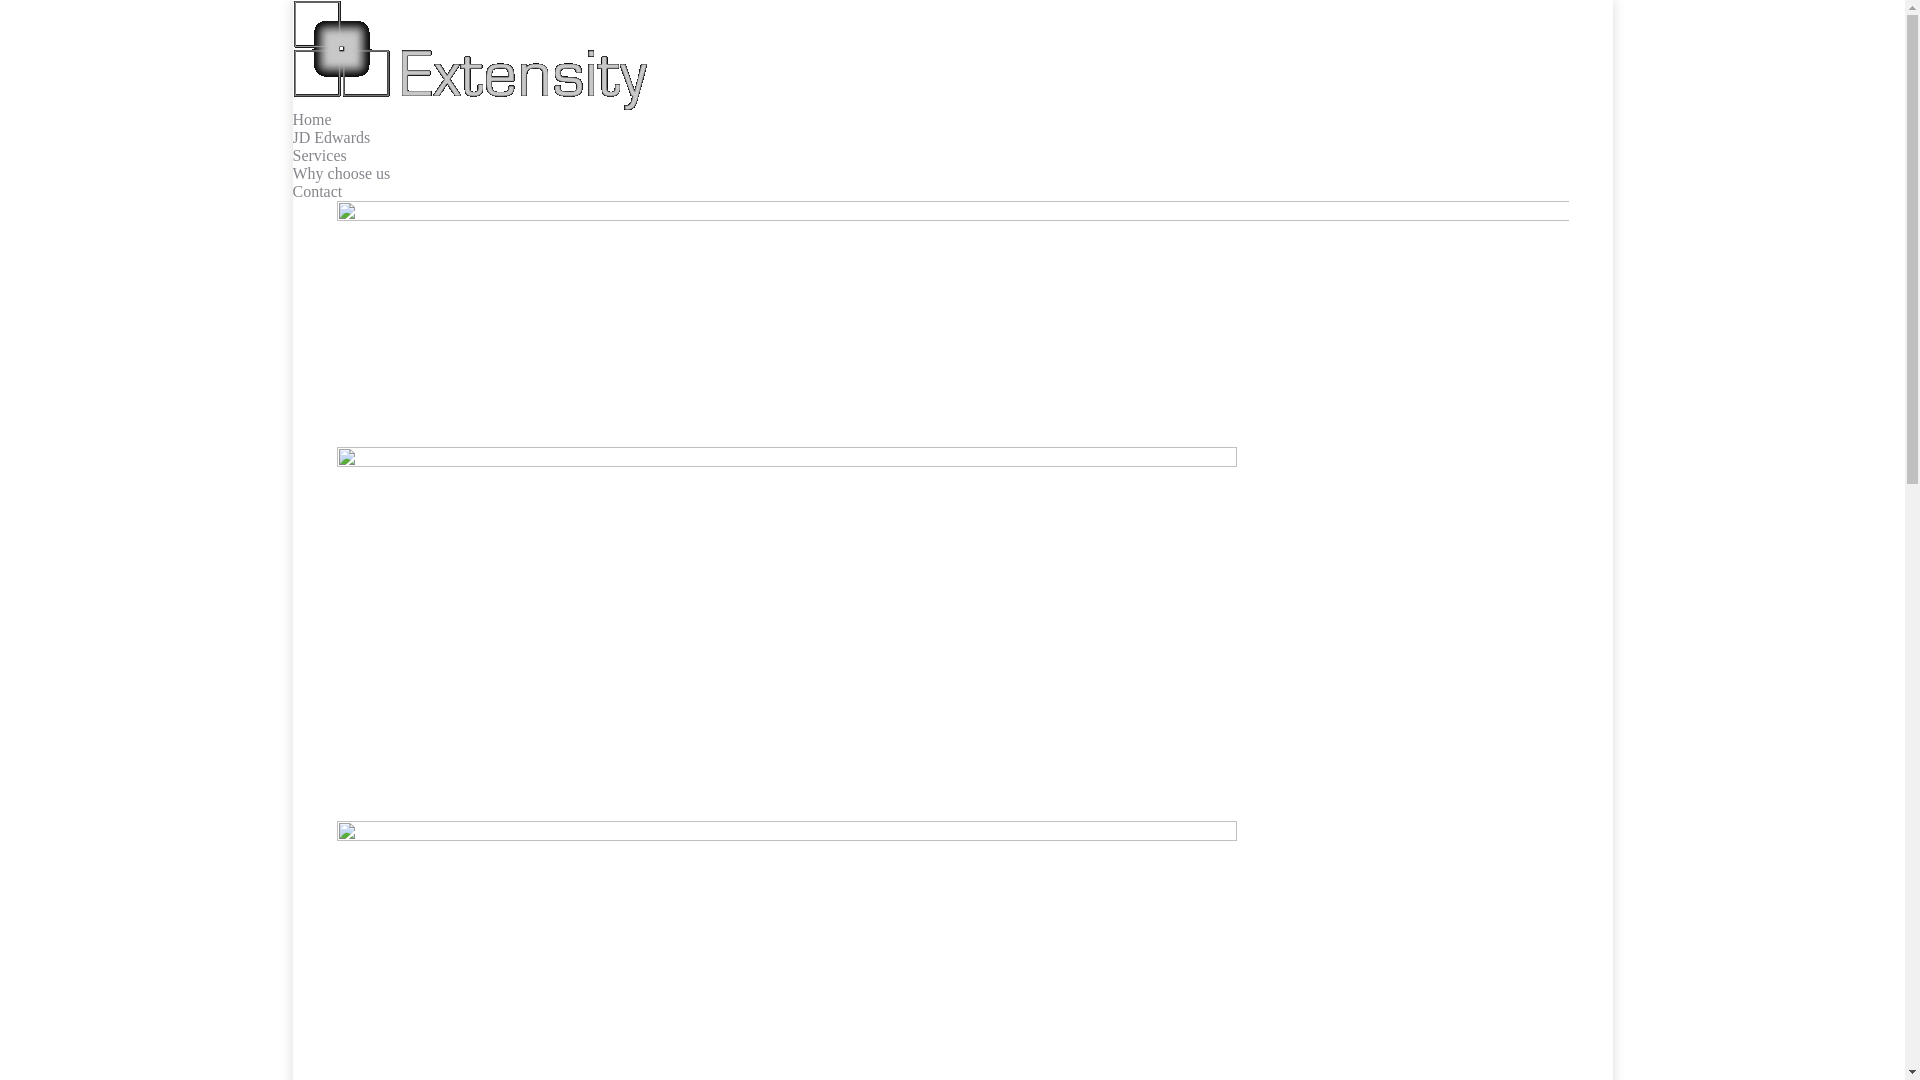 The image size is (1920, 1080). I want to click on 'Why choose us', so click(340, 172).